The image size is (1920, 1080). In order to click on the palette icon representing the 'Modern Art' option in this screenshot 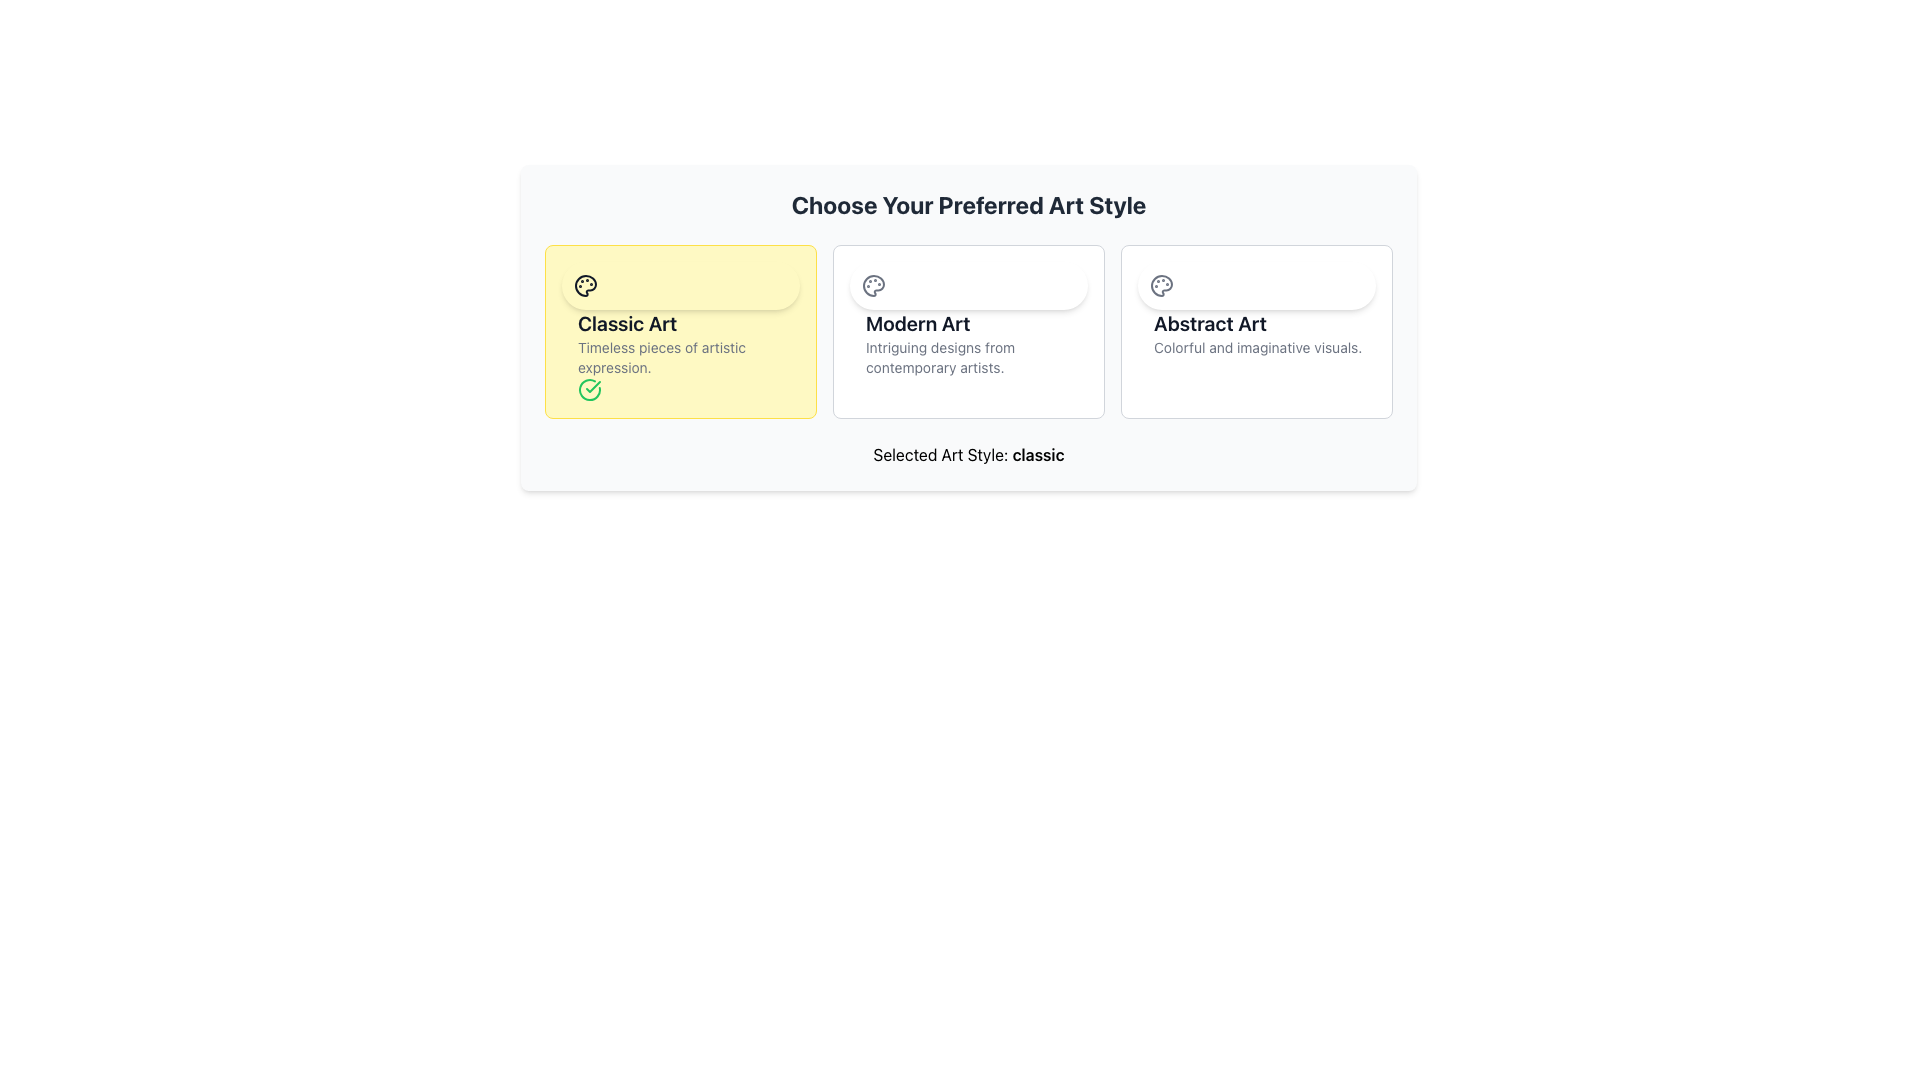, I will do `click(873, 285)`.